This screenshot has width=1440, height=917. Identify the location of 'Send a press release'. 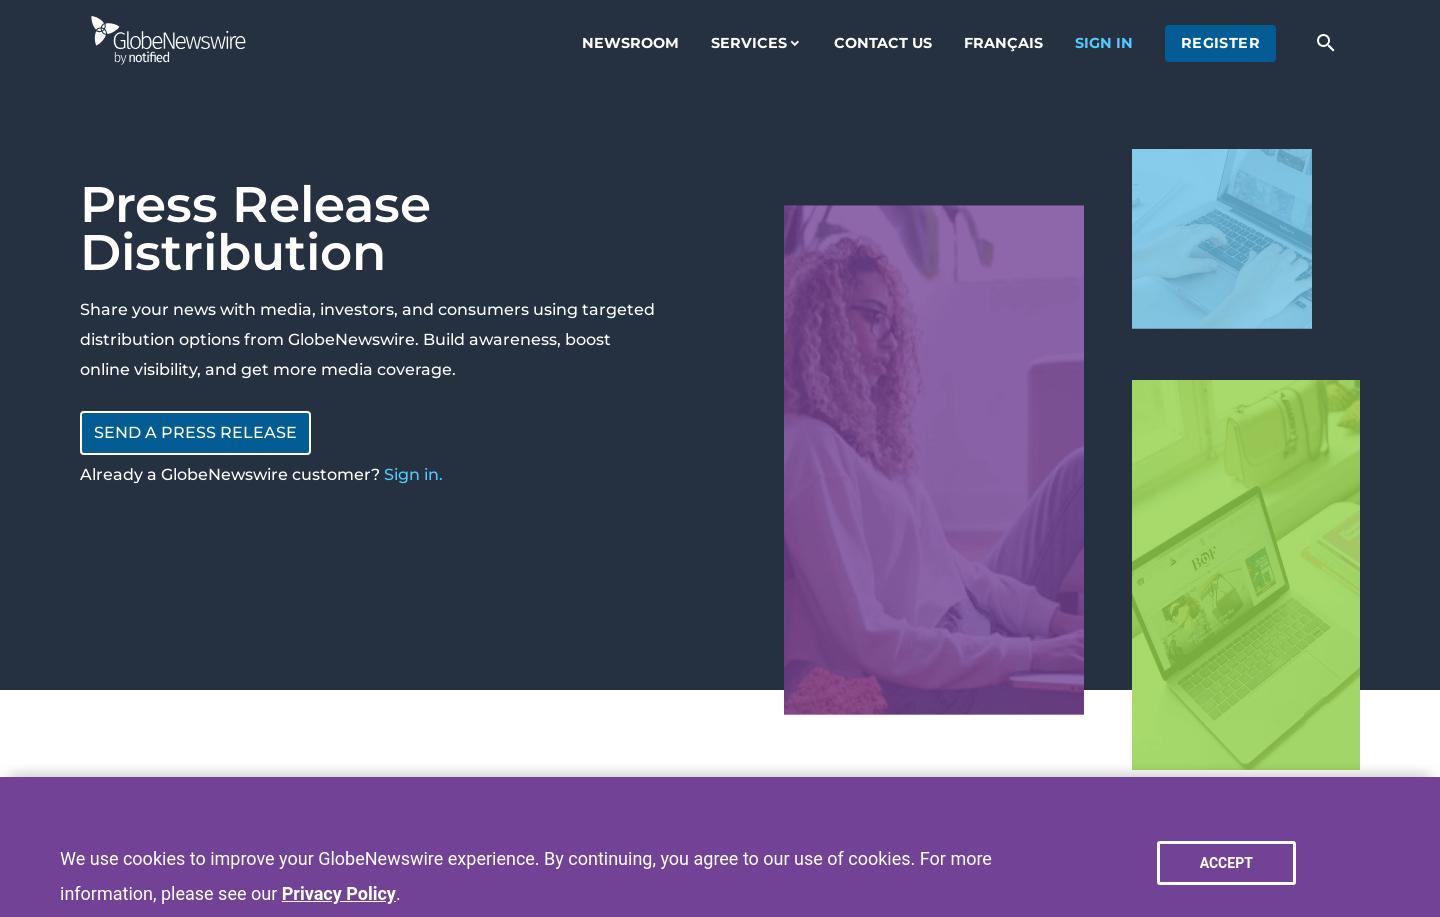
(195, 432).